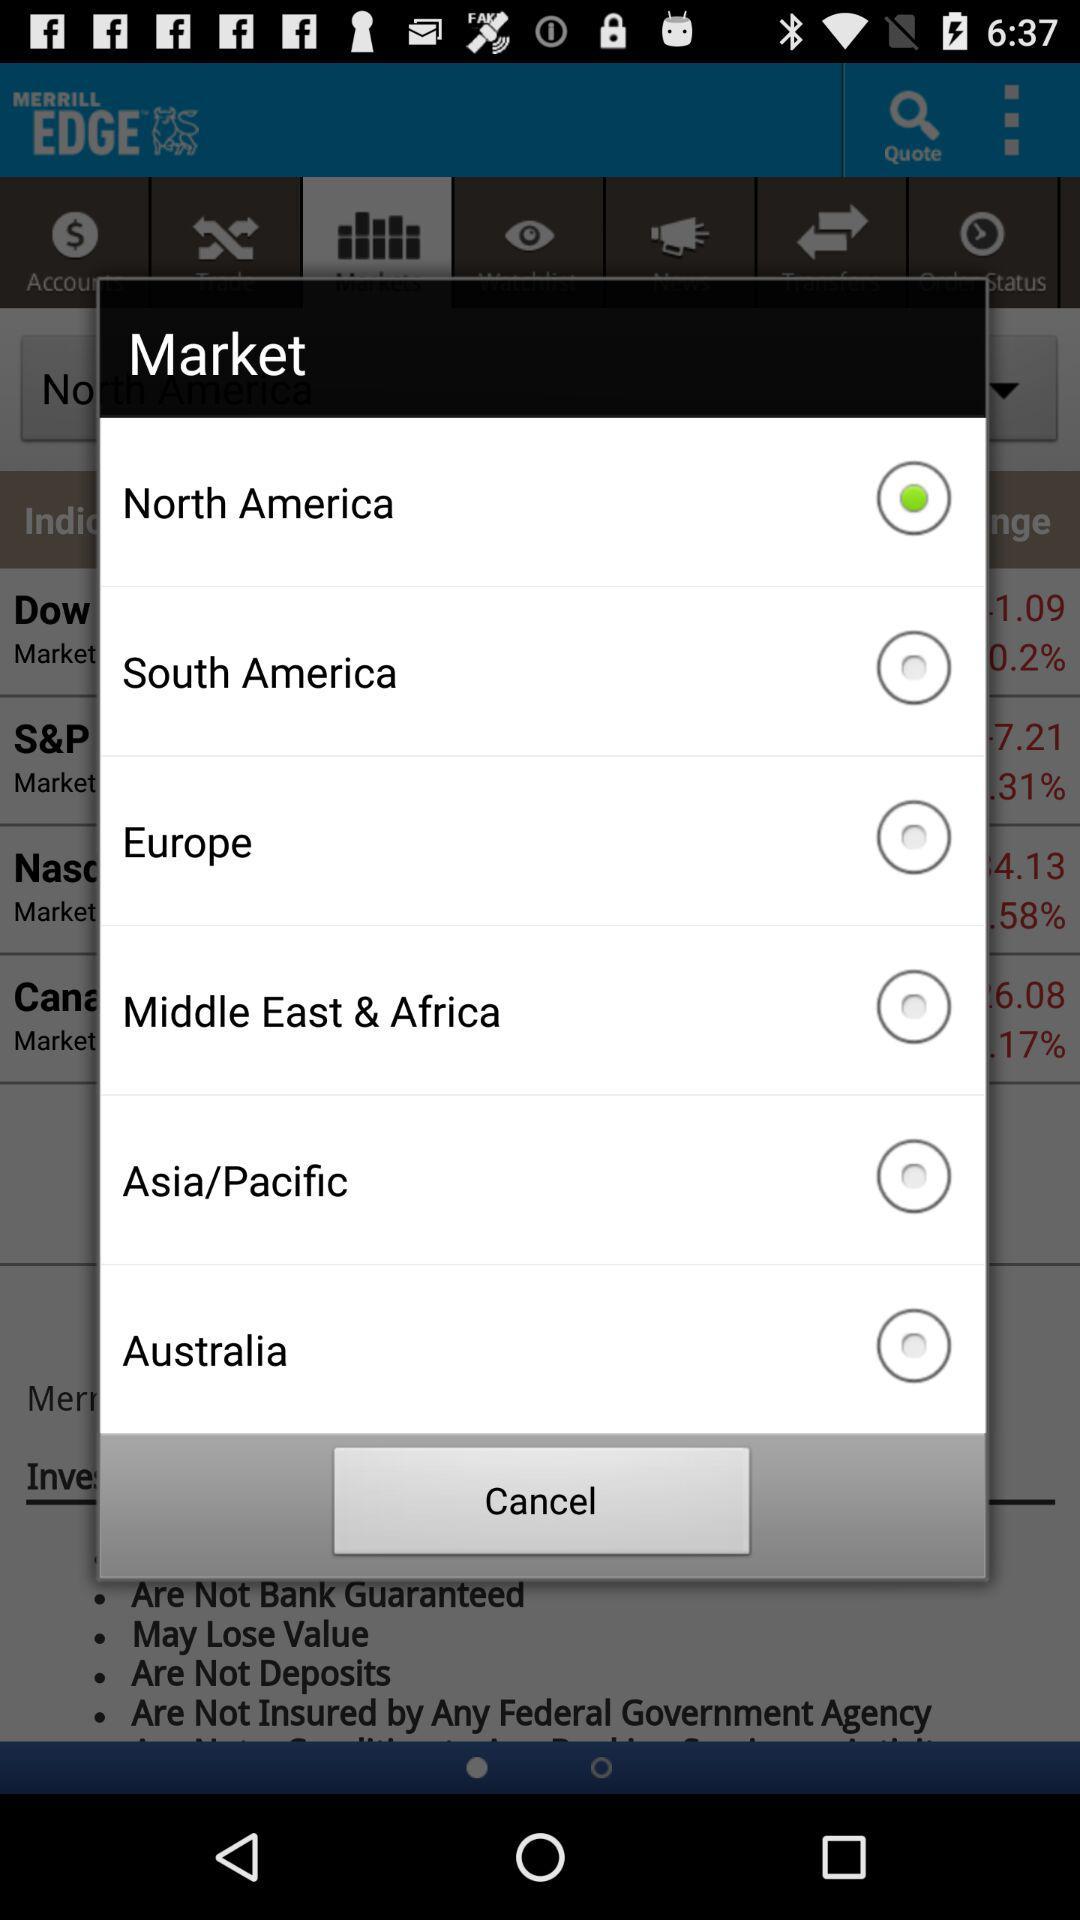  I want to click on the cancel icon, so click(542, 1506).